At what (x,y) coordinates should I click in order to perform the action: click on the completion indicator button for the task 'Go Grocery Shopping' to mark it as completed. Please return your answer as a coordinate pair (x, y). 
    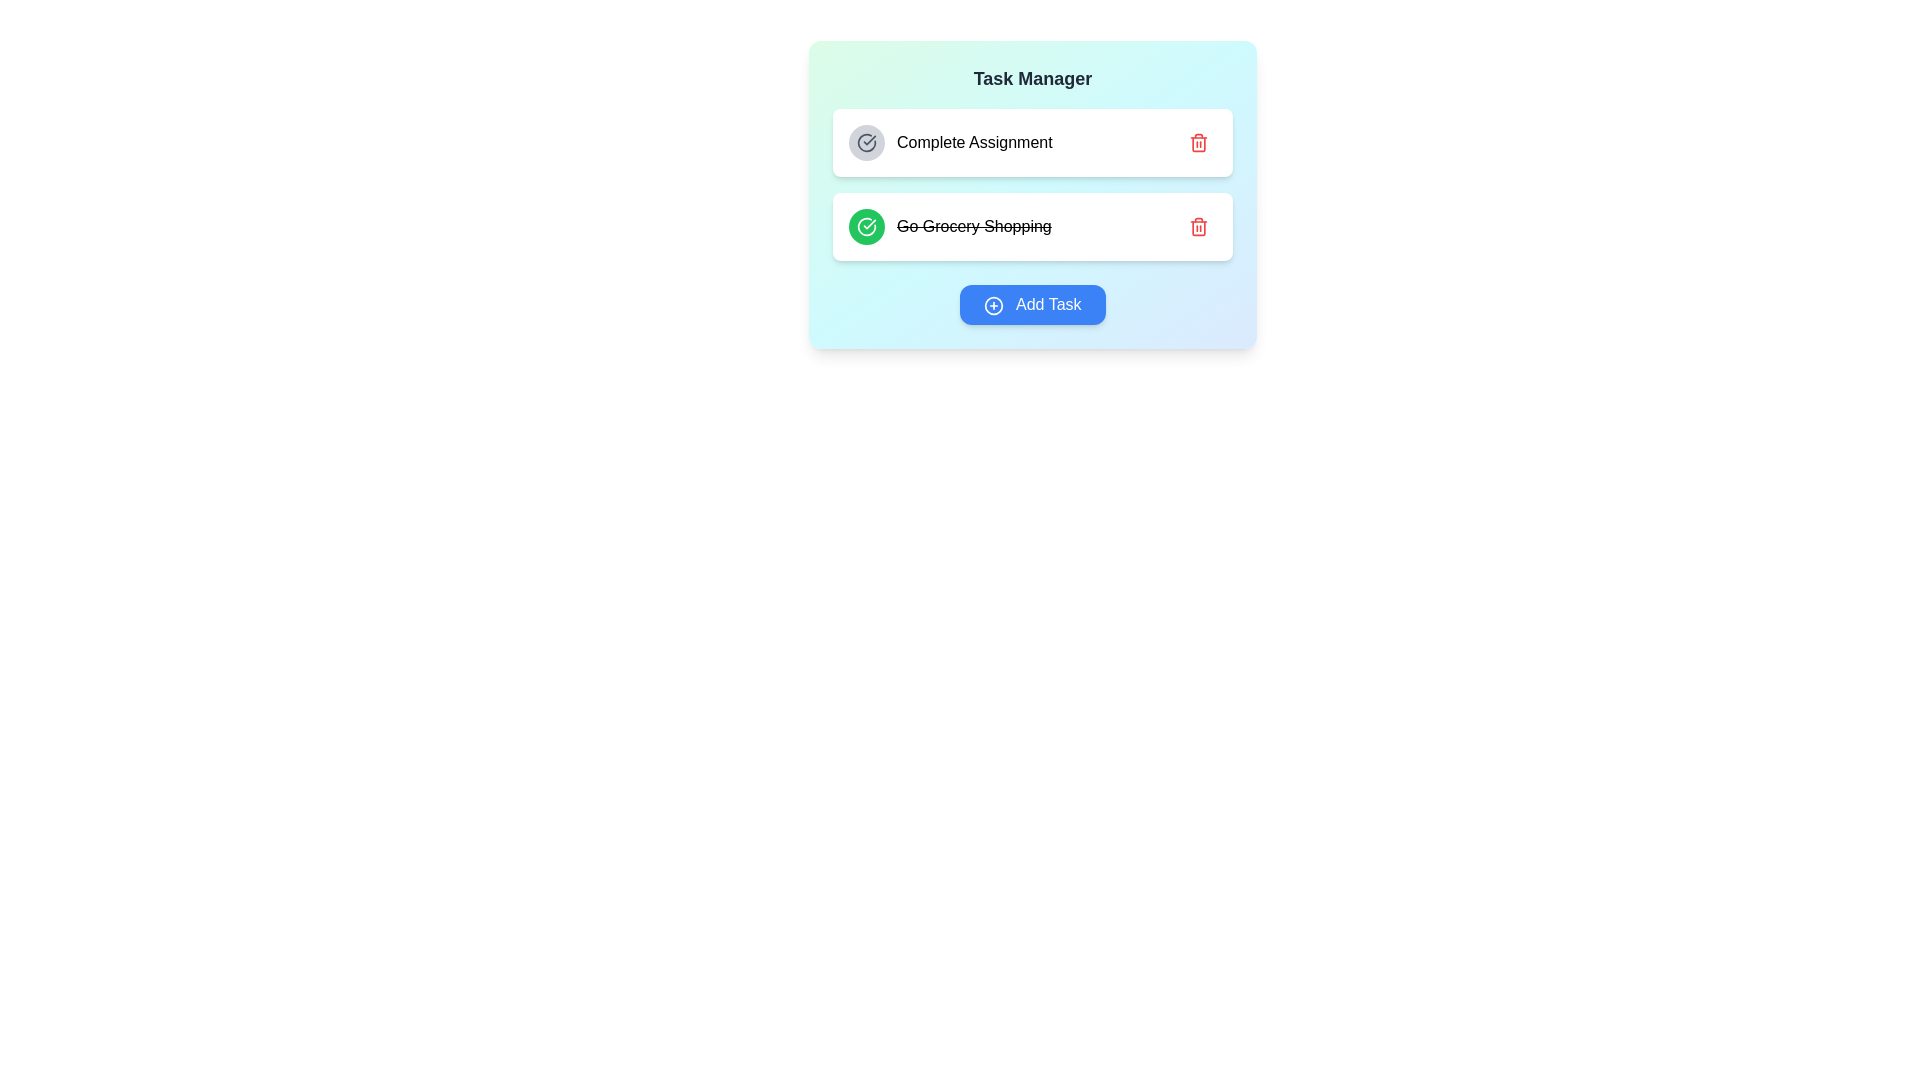
    Looking at the image, I should click on (867, 226).